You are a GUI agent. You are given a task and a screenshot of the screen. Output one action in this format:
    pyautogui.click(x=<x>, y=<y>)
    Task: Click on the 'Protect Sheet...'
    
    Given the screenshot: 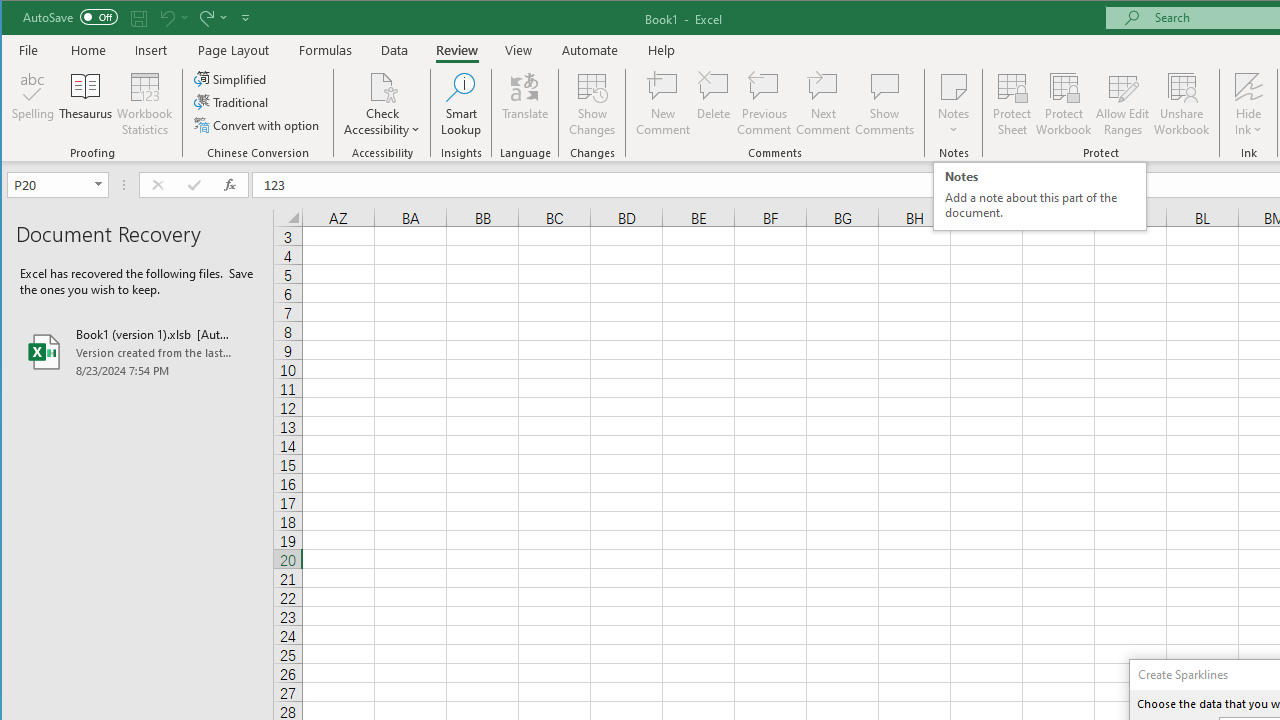 What is the action you would take?
    pyautogui.click(x=1012, y=104)
    